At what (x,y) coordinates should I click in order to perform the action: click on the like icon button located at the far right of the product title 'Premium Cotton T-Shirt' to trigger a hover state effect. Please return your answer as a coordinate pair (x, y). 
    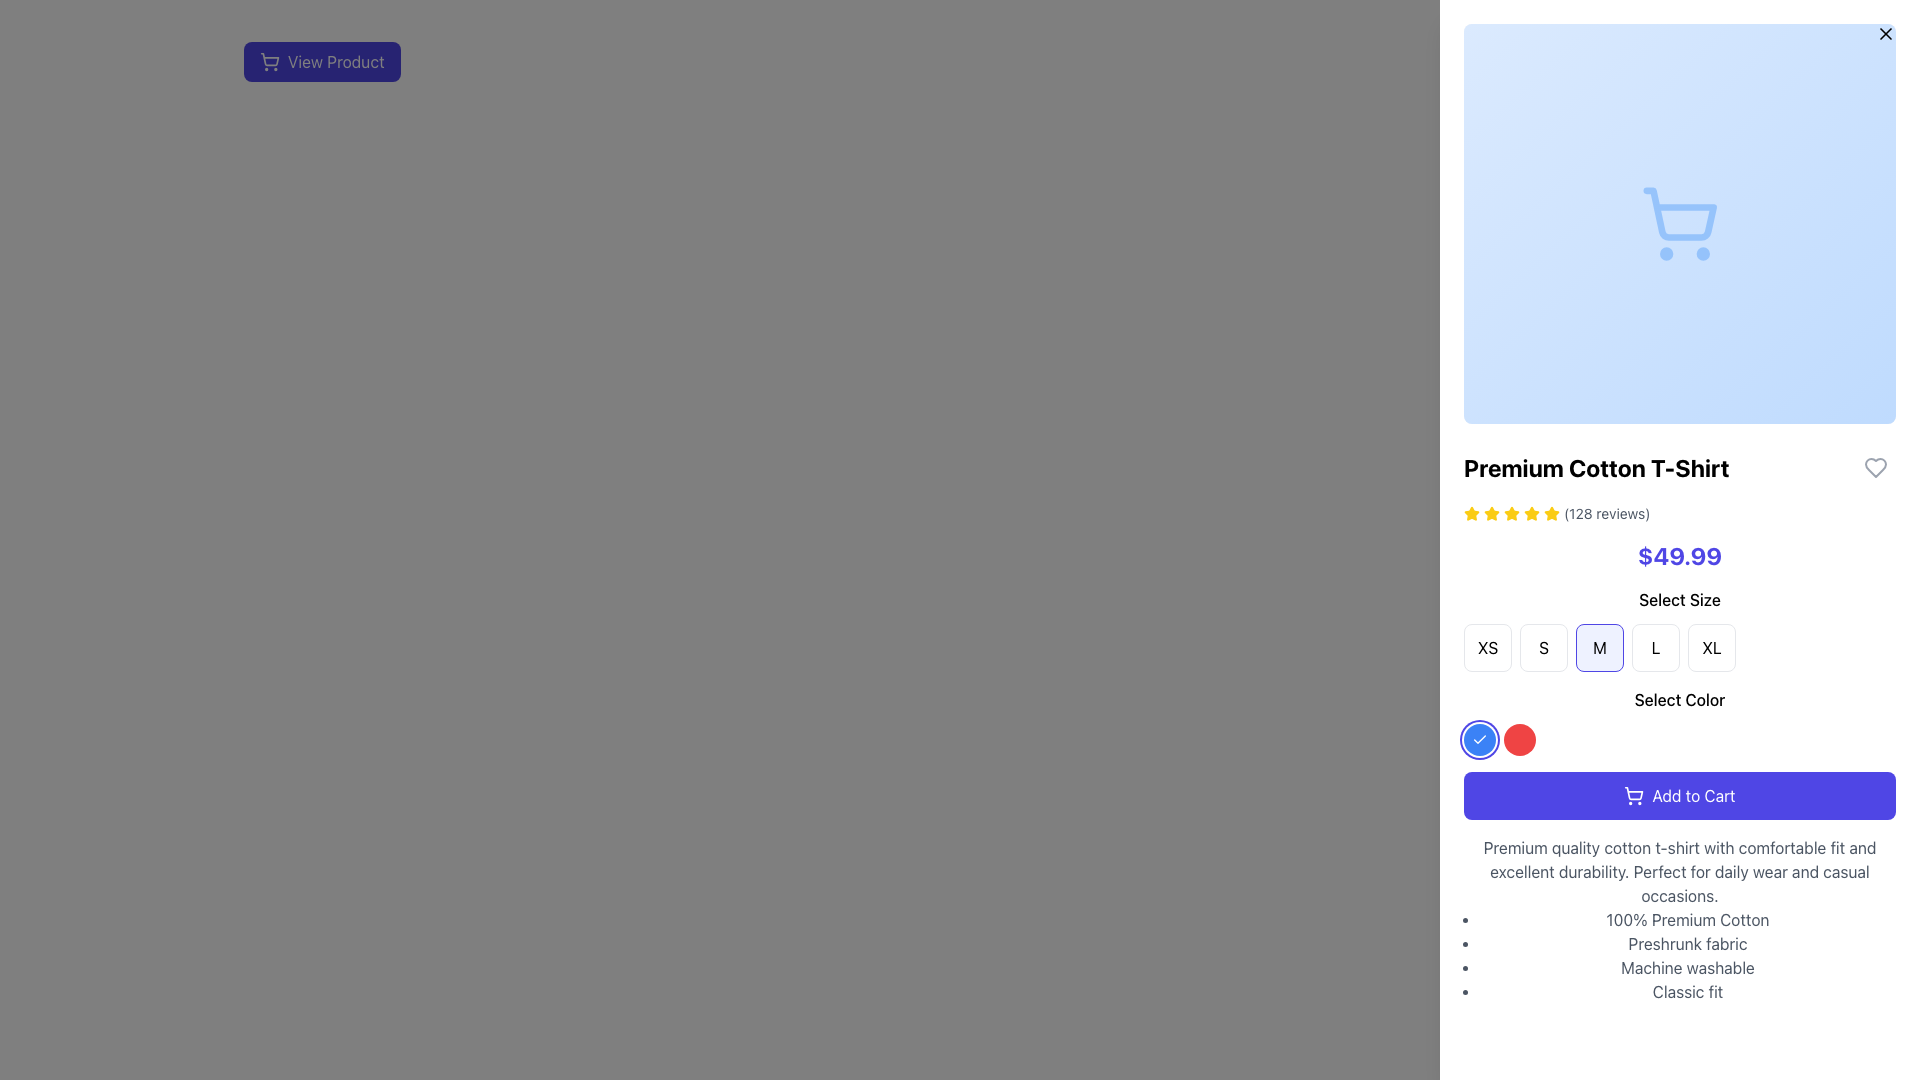
    Looking at the image, I should click on (1875, 467).